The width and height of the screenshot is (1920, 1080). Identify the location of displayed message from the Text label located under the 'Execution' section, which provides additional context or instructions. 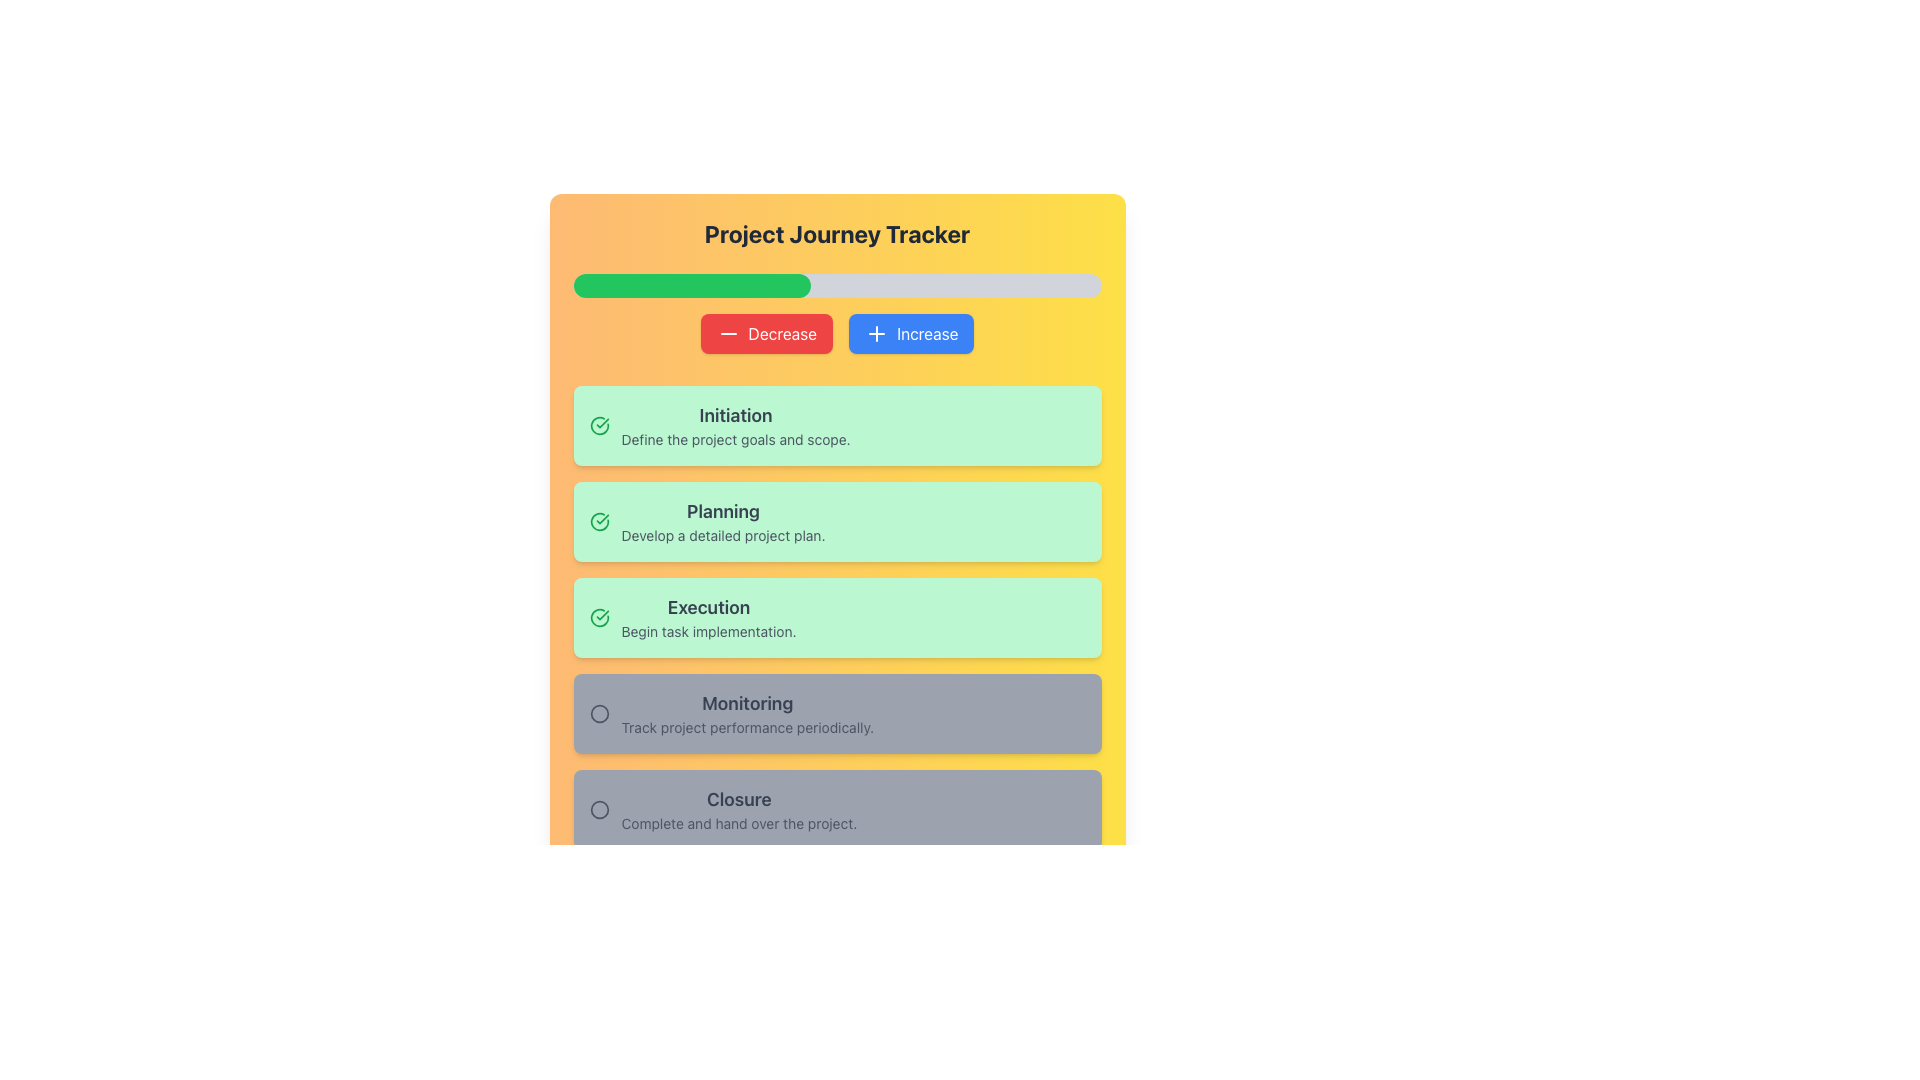
(709, 632).